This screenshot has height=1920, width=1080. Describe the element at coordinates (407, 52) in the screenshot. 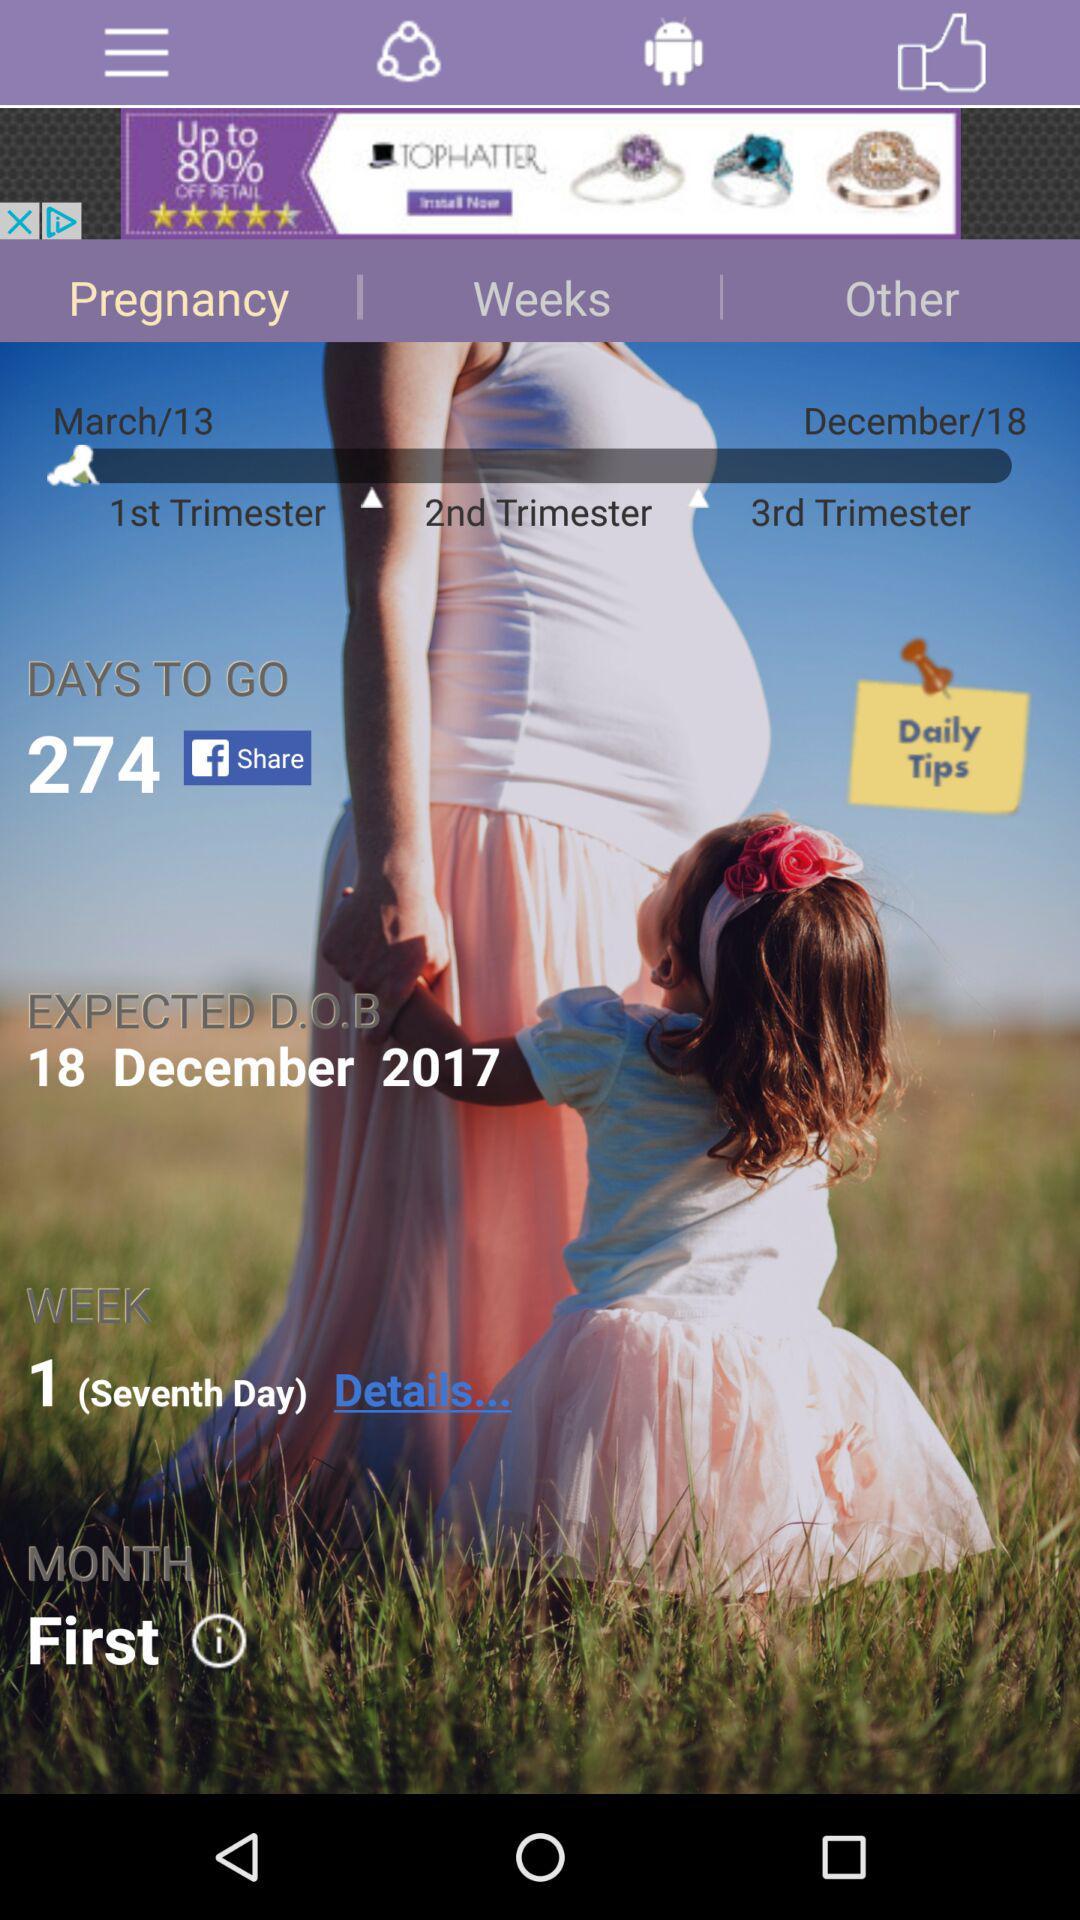

I see `share the article` at that location.